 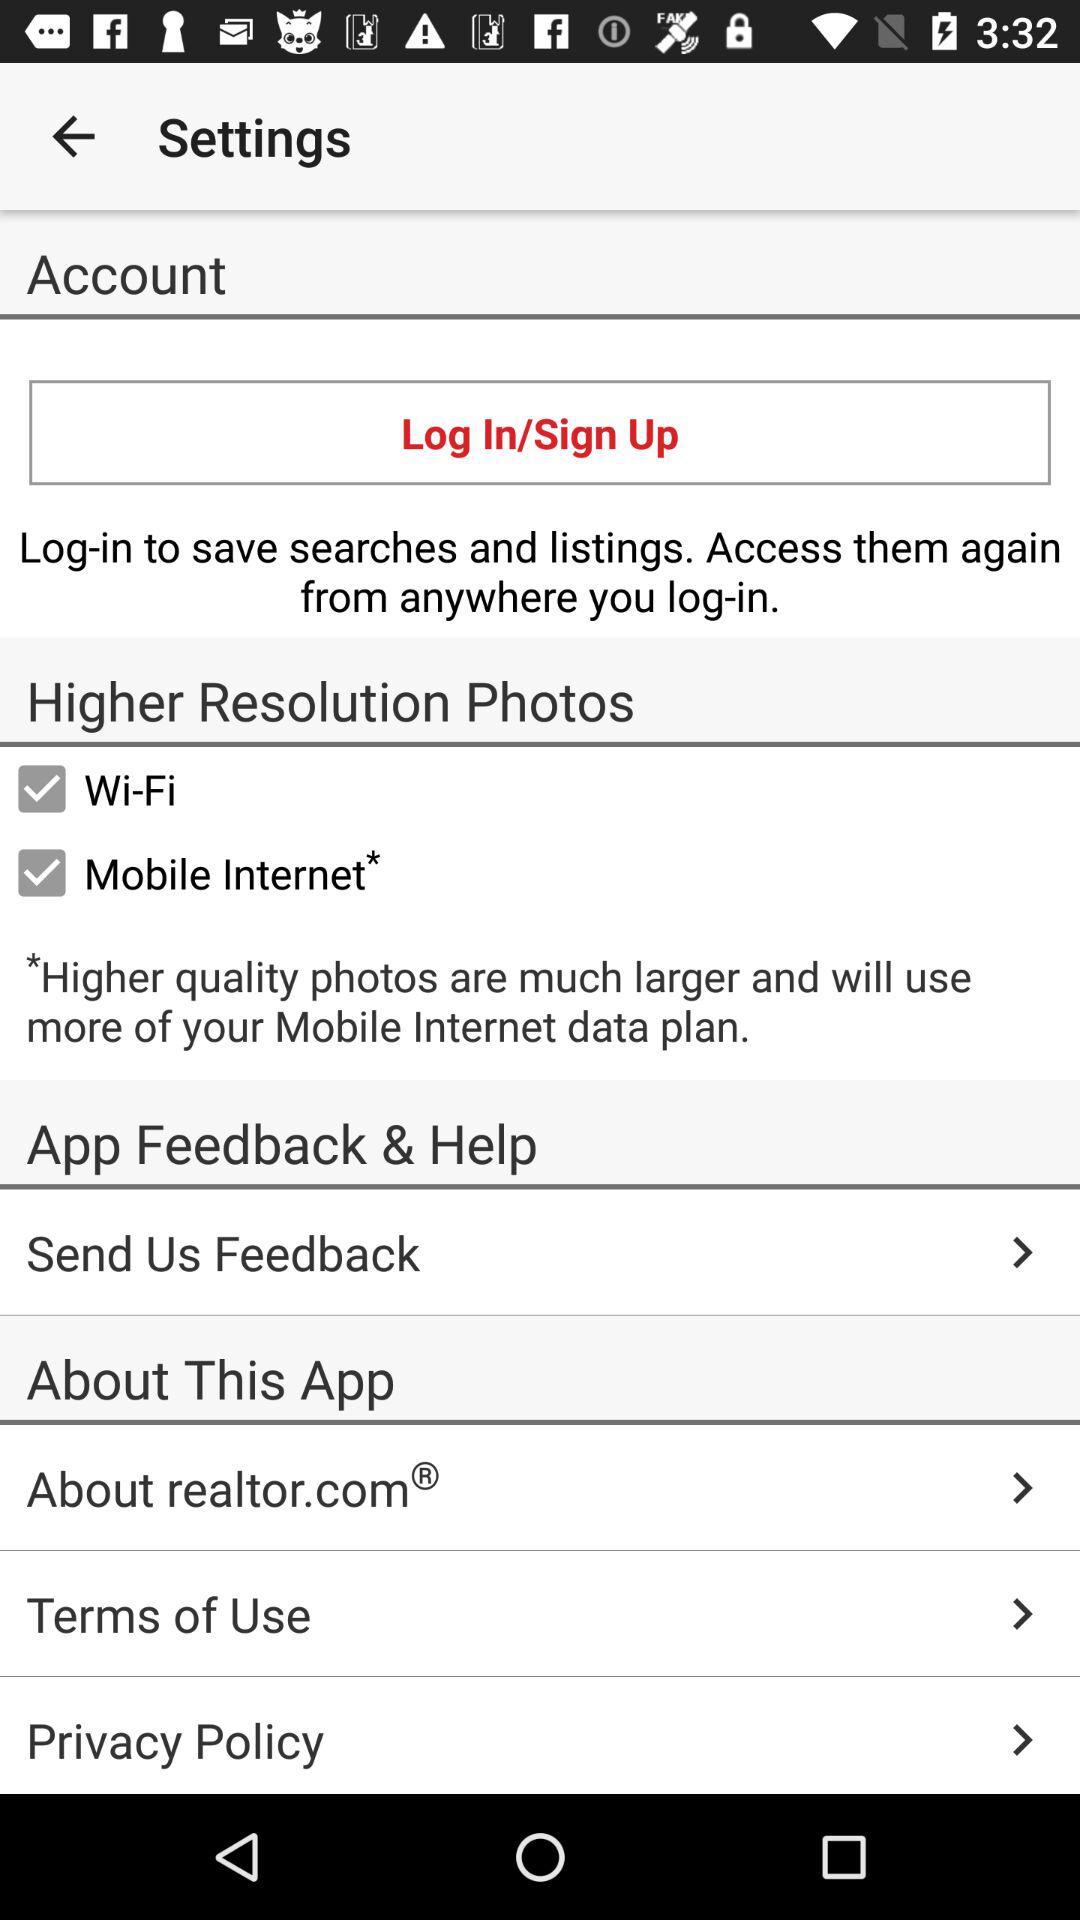 What do you see at coordinates (540, 1251) in the screenshot?
I see `item above about this app icon` at bounding box center [540, 1251].